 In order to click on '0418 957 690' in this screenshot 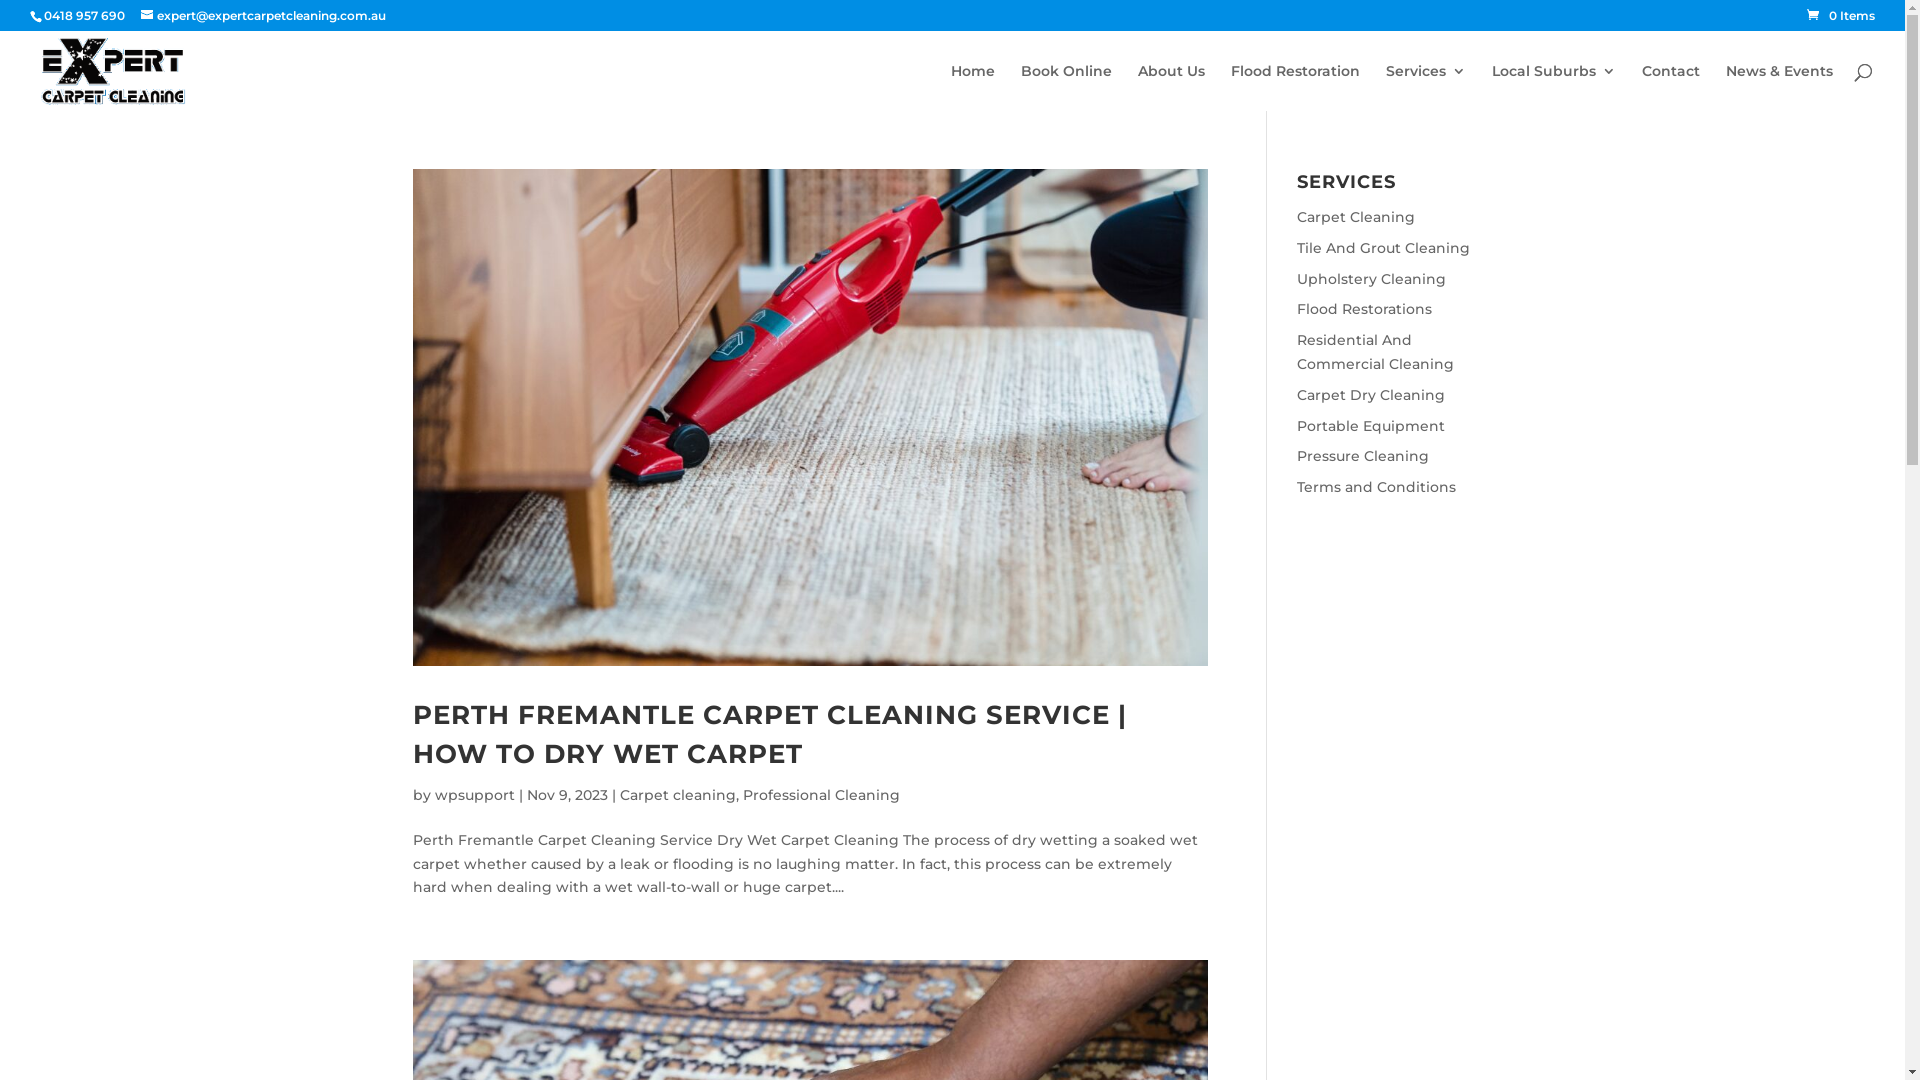, I will do `click(83, 15)`.